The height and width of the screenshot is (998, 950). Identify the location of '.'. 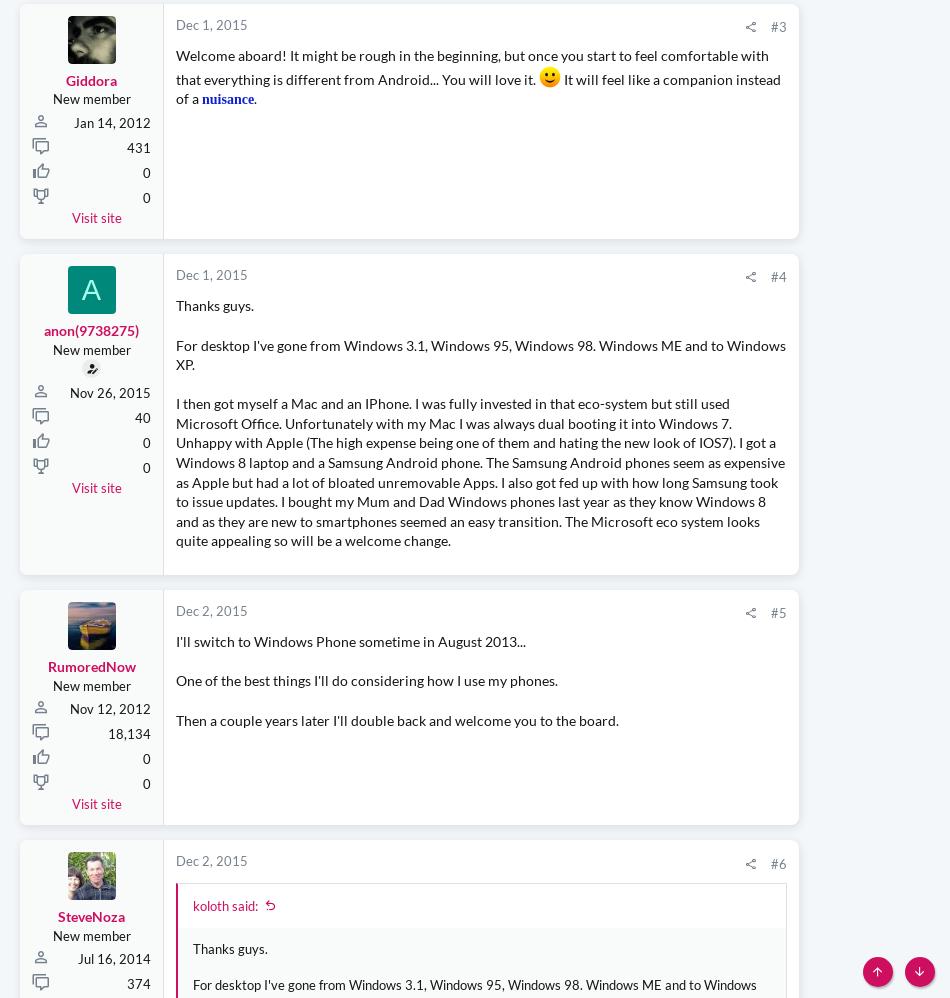
(238, 195).